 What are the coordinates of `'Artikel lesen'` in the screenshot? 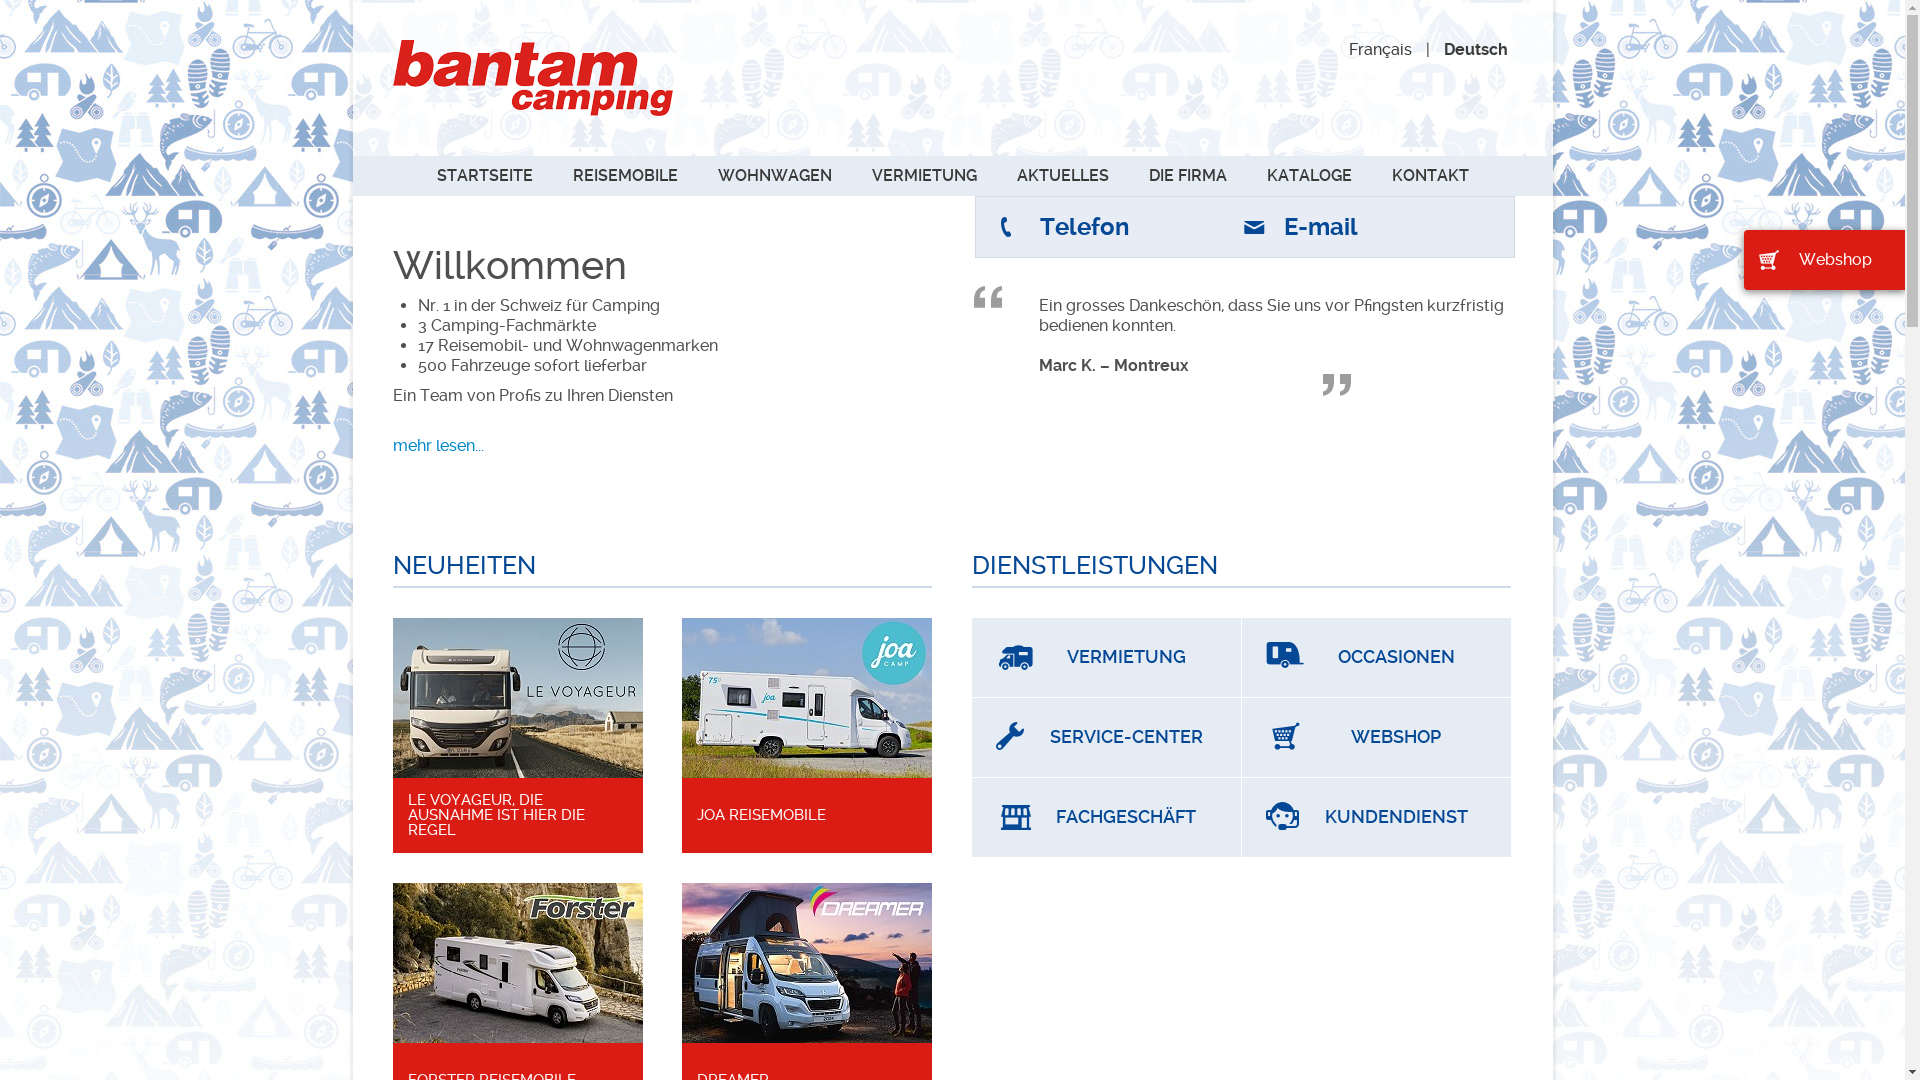 It's located at (806, 960).